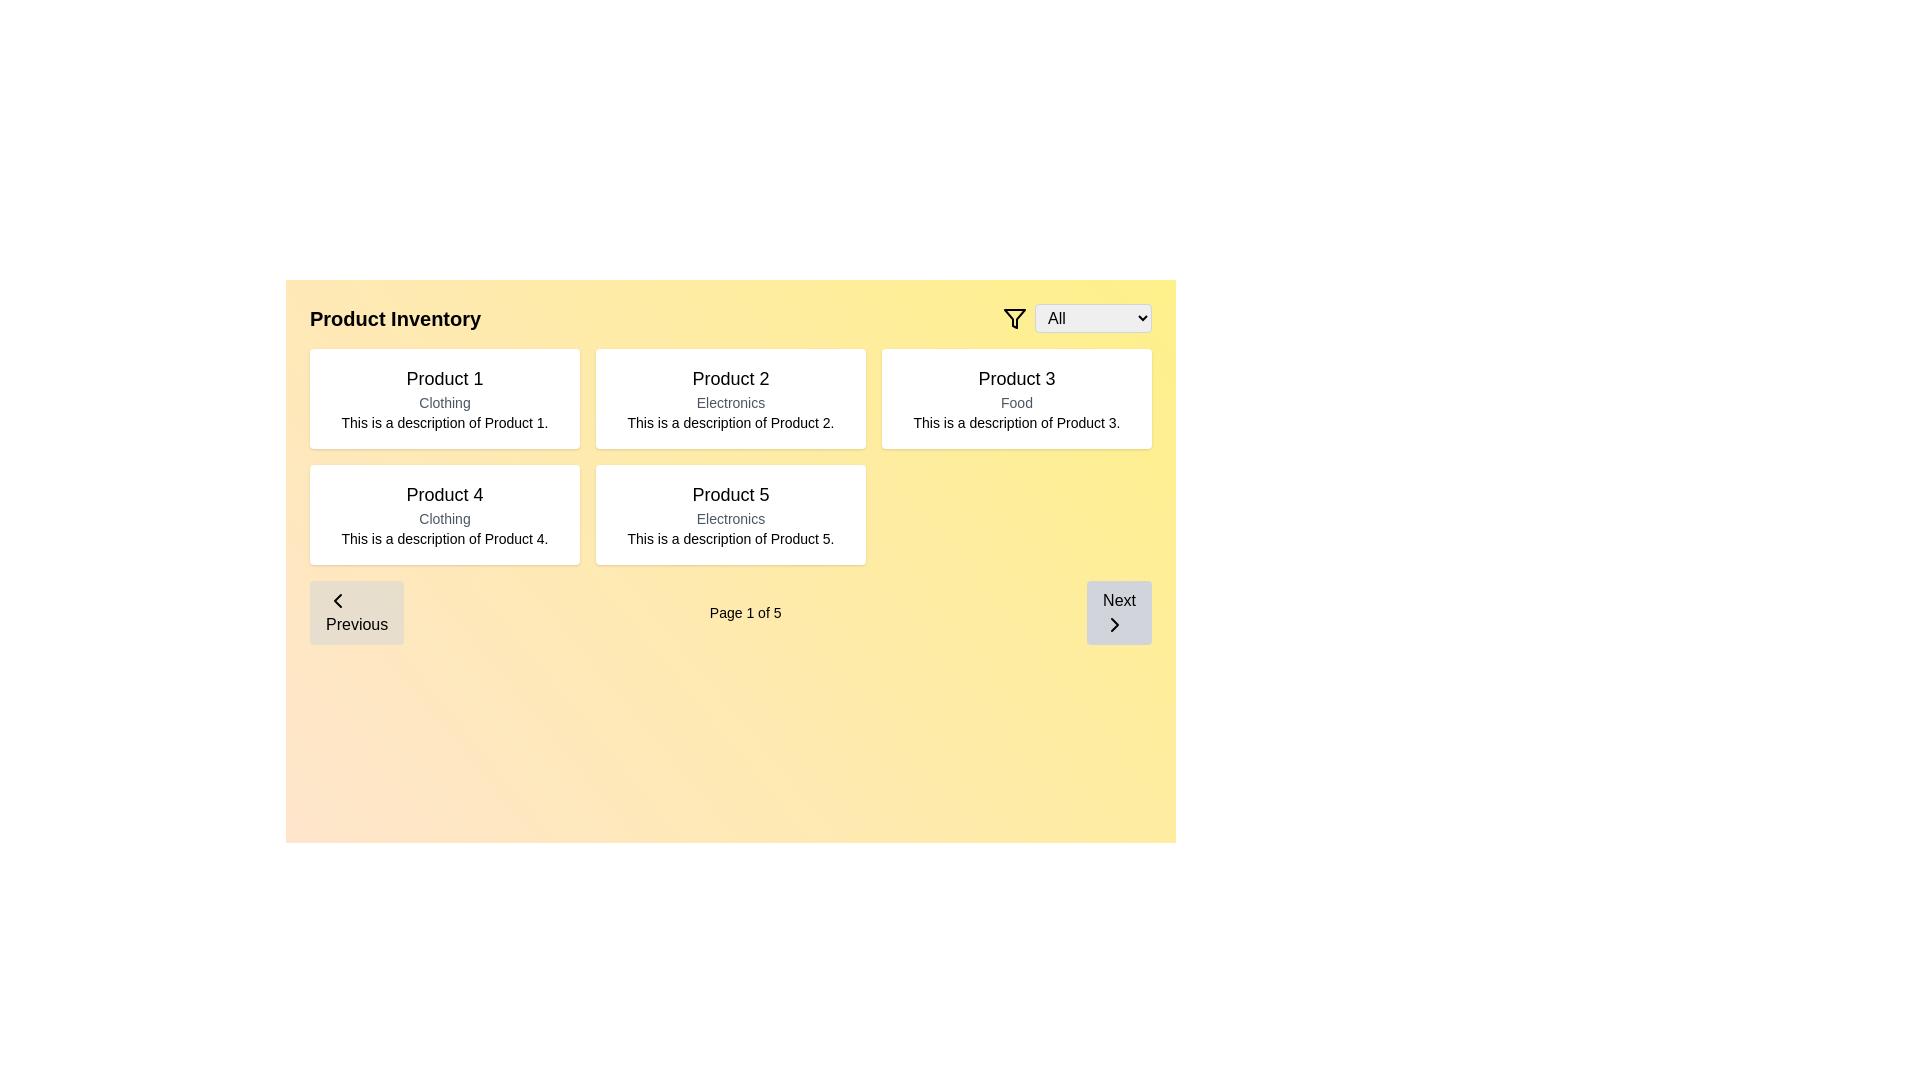  What do you see at coordinates (1092, 317) in the screenshot?
I see `an option from the dropdown menu located to the right of the filter icon in the top-right corner of the page to filter items in the product inventory list` at bounding box center [1092, 317].